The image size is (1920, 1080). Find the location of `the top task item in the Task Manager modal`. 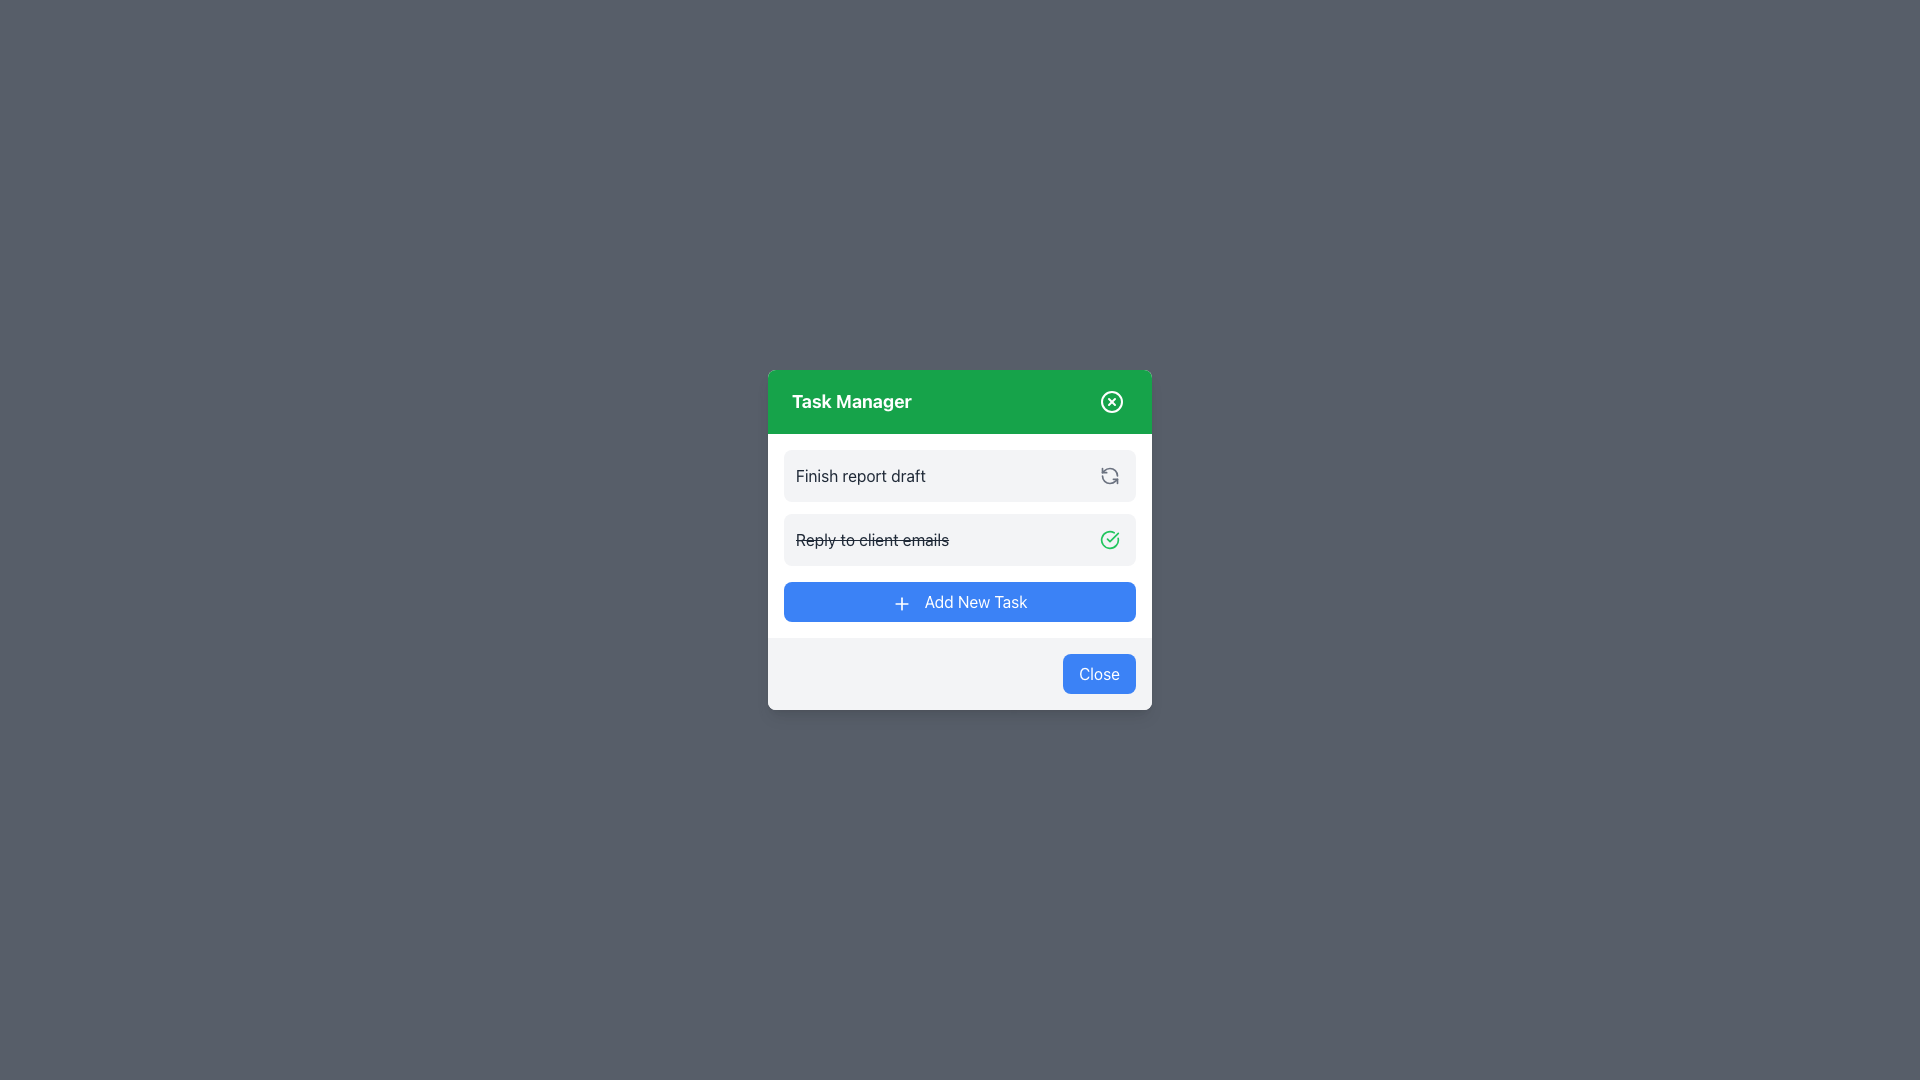

the top task item in the Task Manager modal is located at coordinates (960, 475).